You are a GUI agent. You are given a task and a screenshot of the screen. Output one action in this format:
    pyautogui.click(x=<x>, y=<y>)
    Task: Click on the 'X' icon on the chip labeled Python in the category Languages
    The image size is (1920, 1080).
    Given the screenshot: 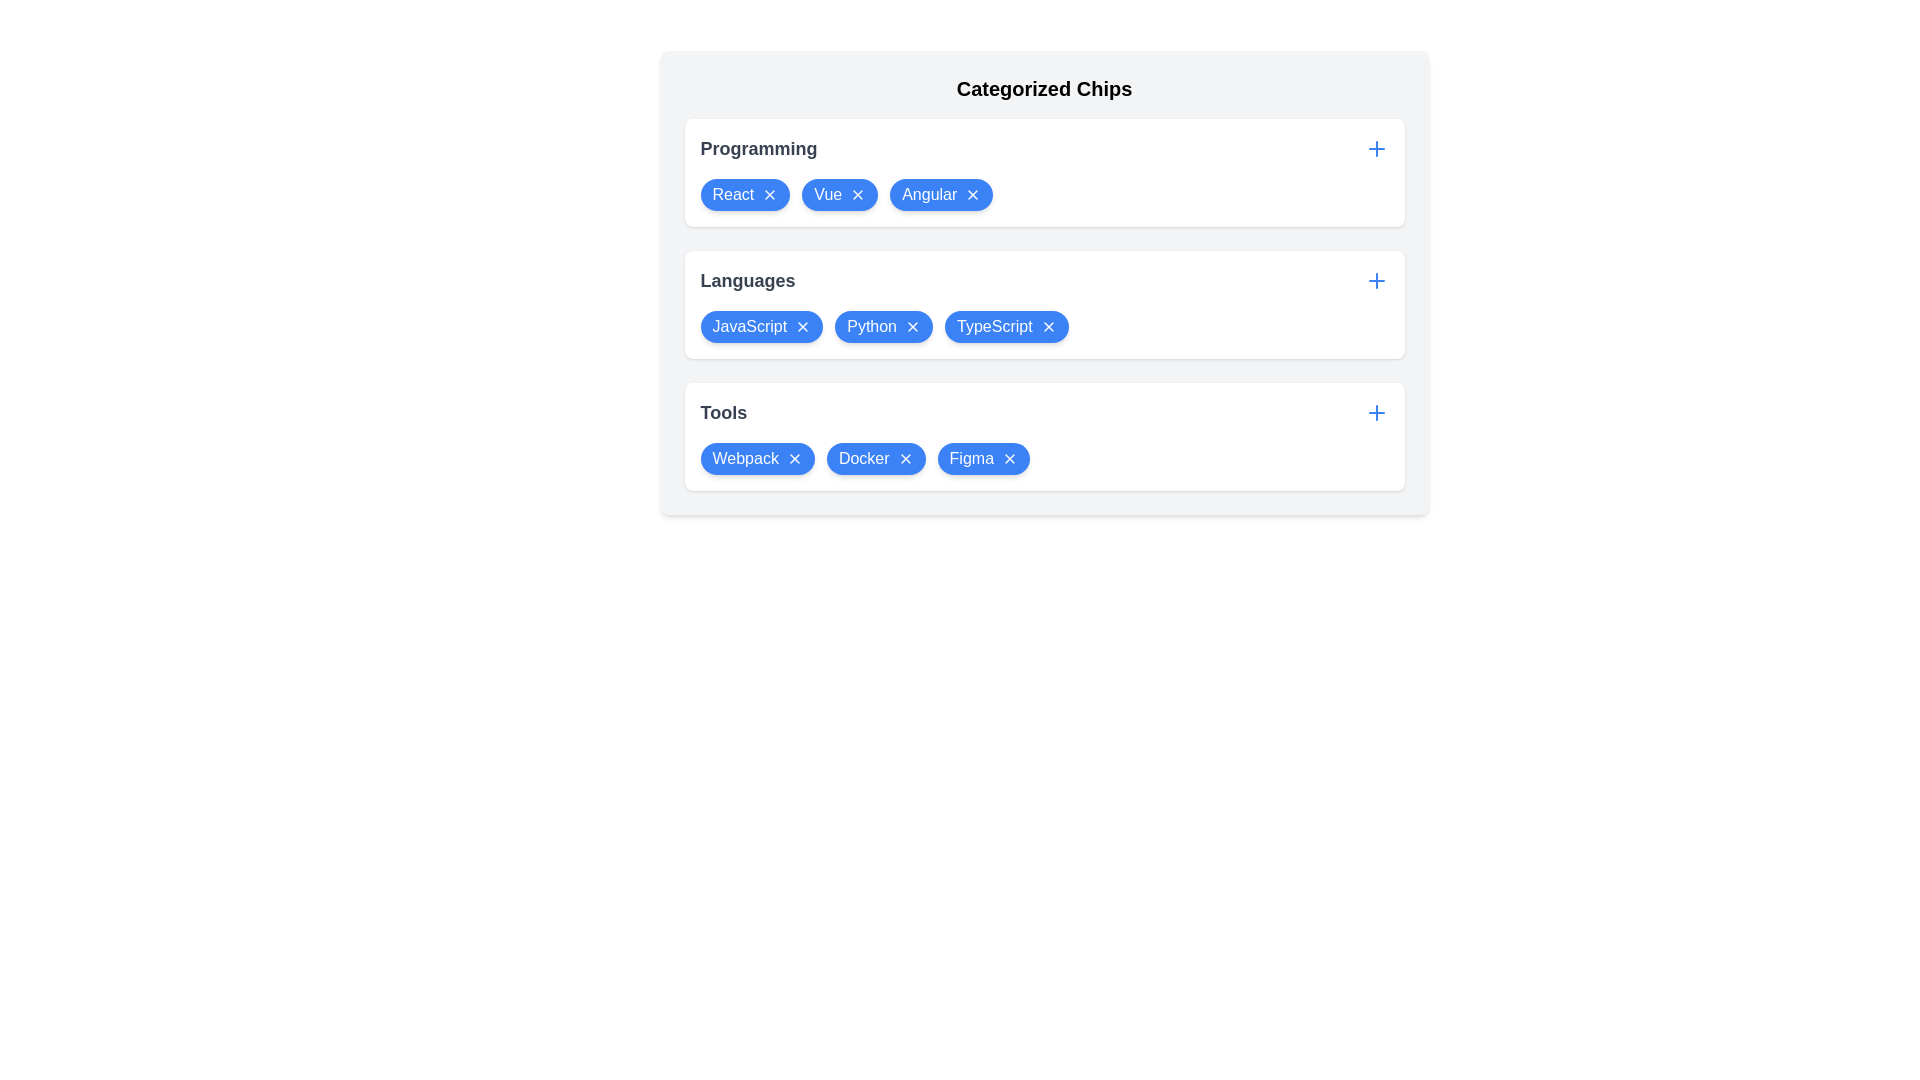 What is the action you would take?
    pyautogui.click(x=911, y=326)
    